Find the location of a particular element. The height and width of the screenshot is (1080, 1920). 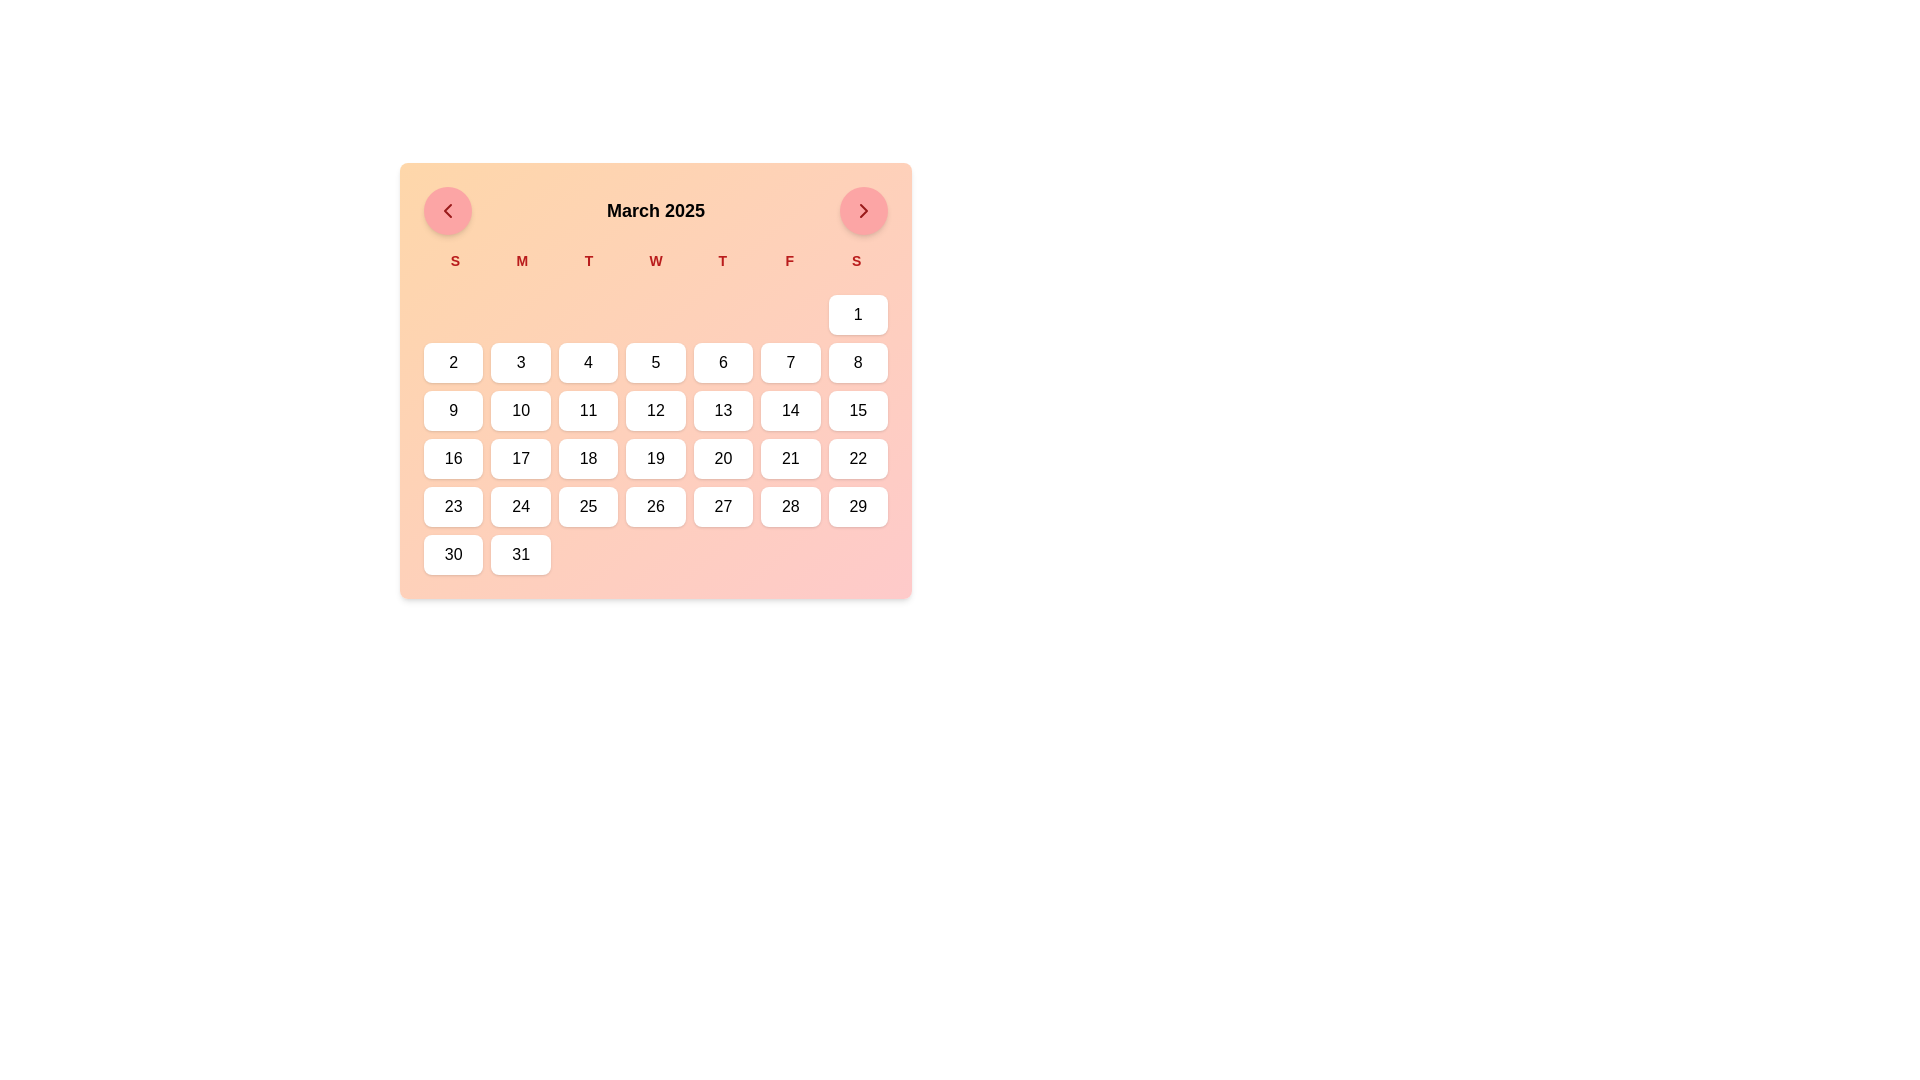

the Text label representing the starting day of the week in the calendar interface, located at the upper-left corner of the sequence of letters (S M T W T F S) is located at coordinates (454, 260).